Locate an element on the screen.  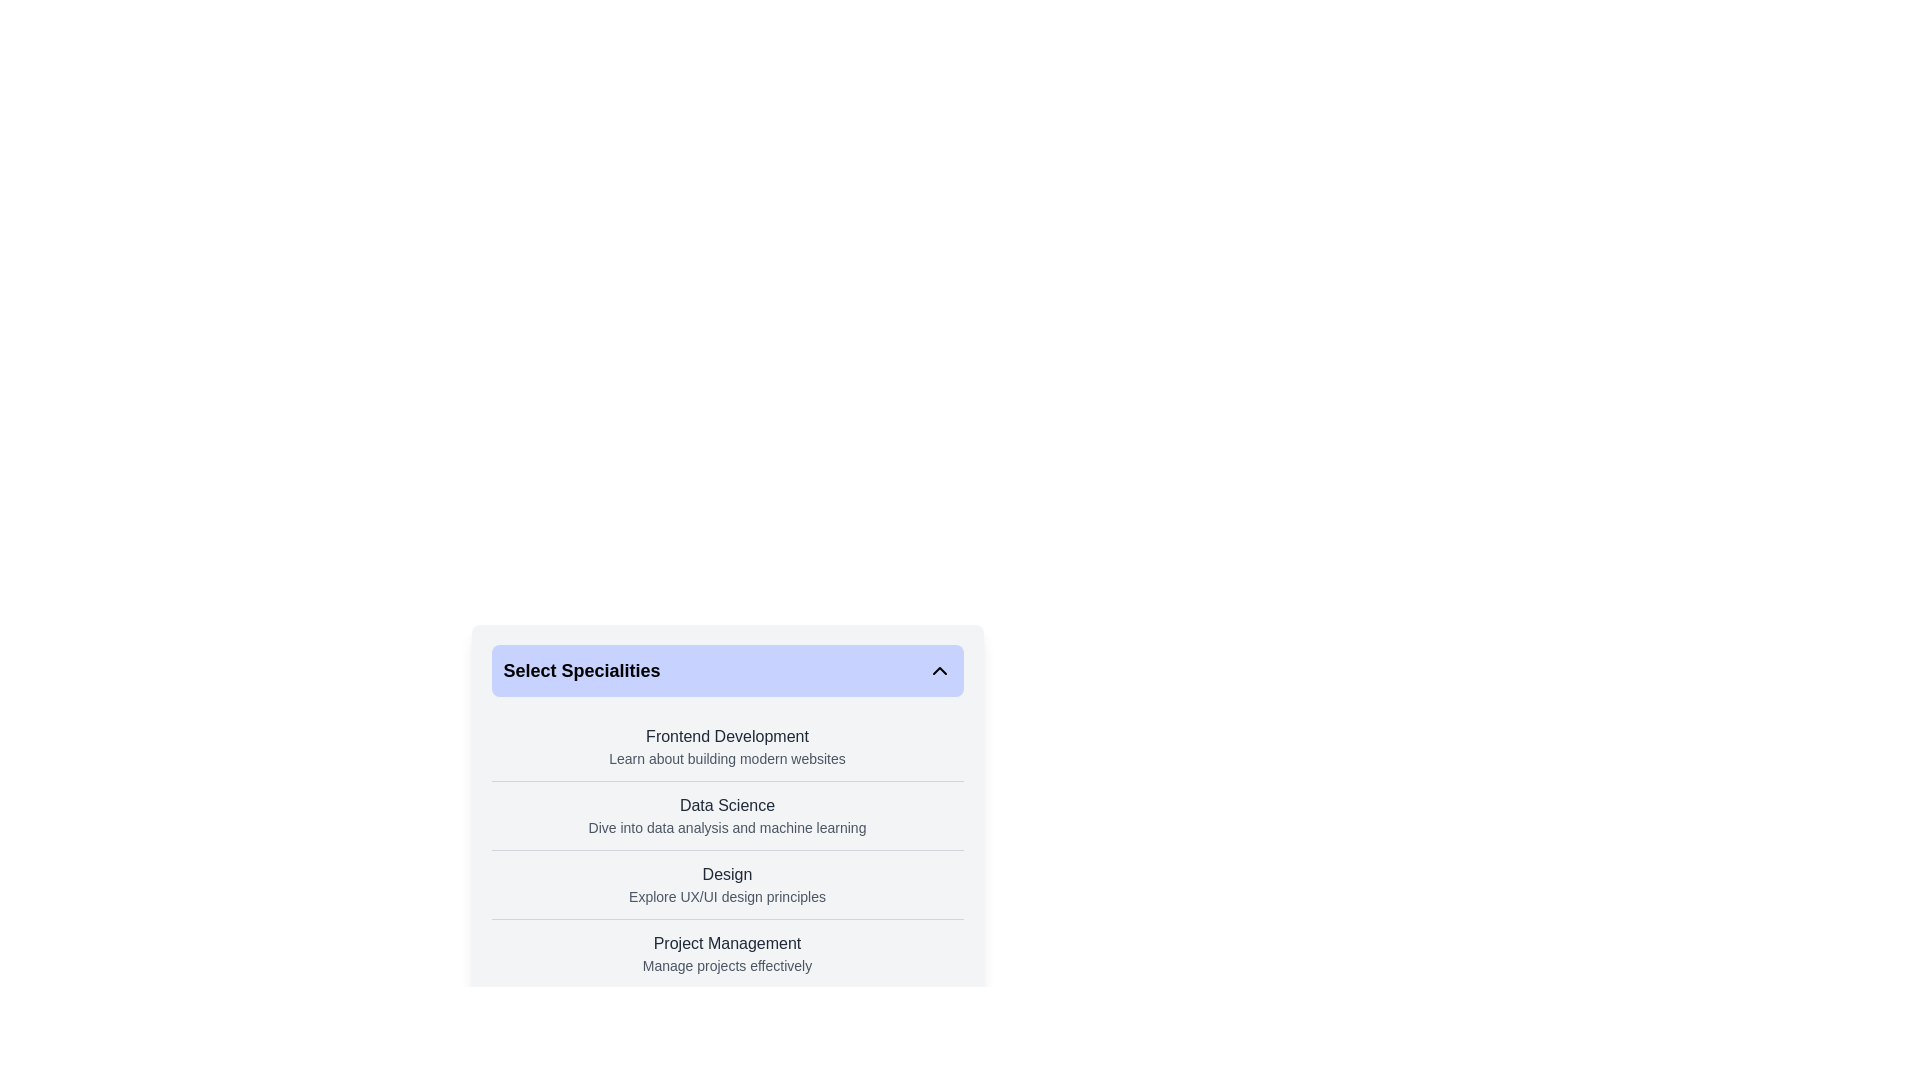
the 'Frontend Development' static text block in the 'Select Specialities' dropdown, which describes the topic as 'Learn about building modern websites.' is located at coordinates (726, 747).